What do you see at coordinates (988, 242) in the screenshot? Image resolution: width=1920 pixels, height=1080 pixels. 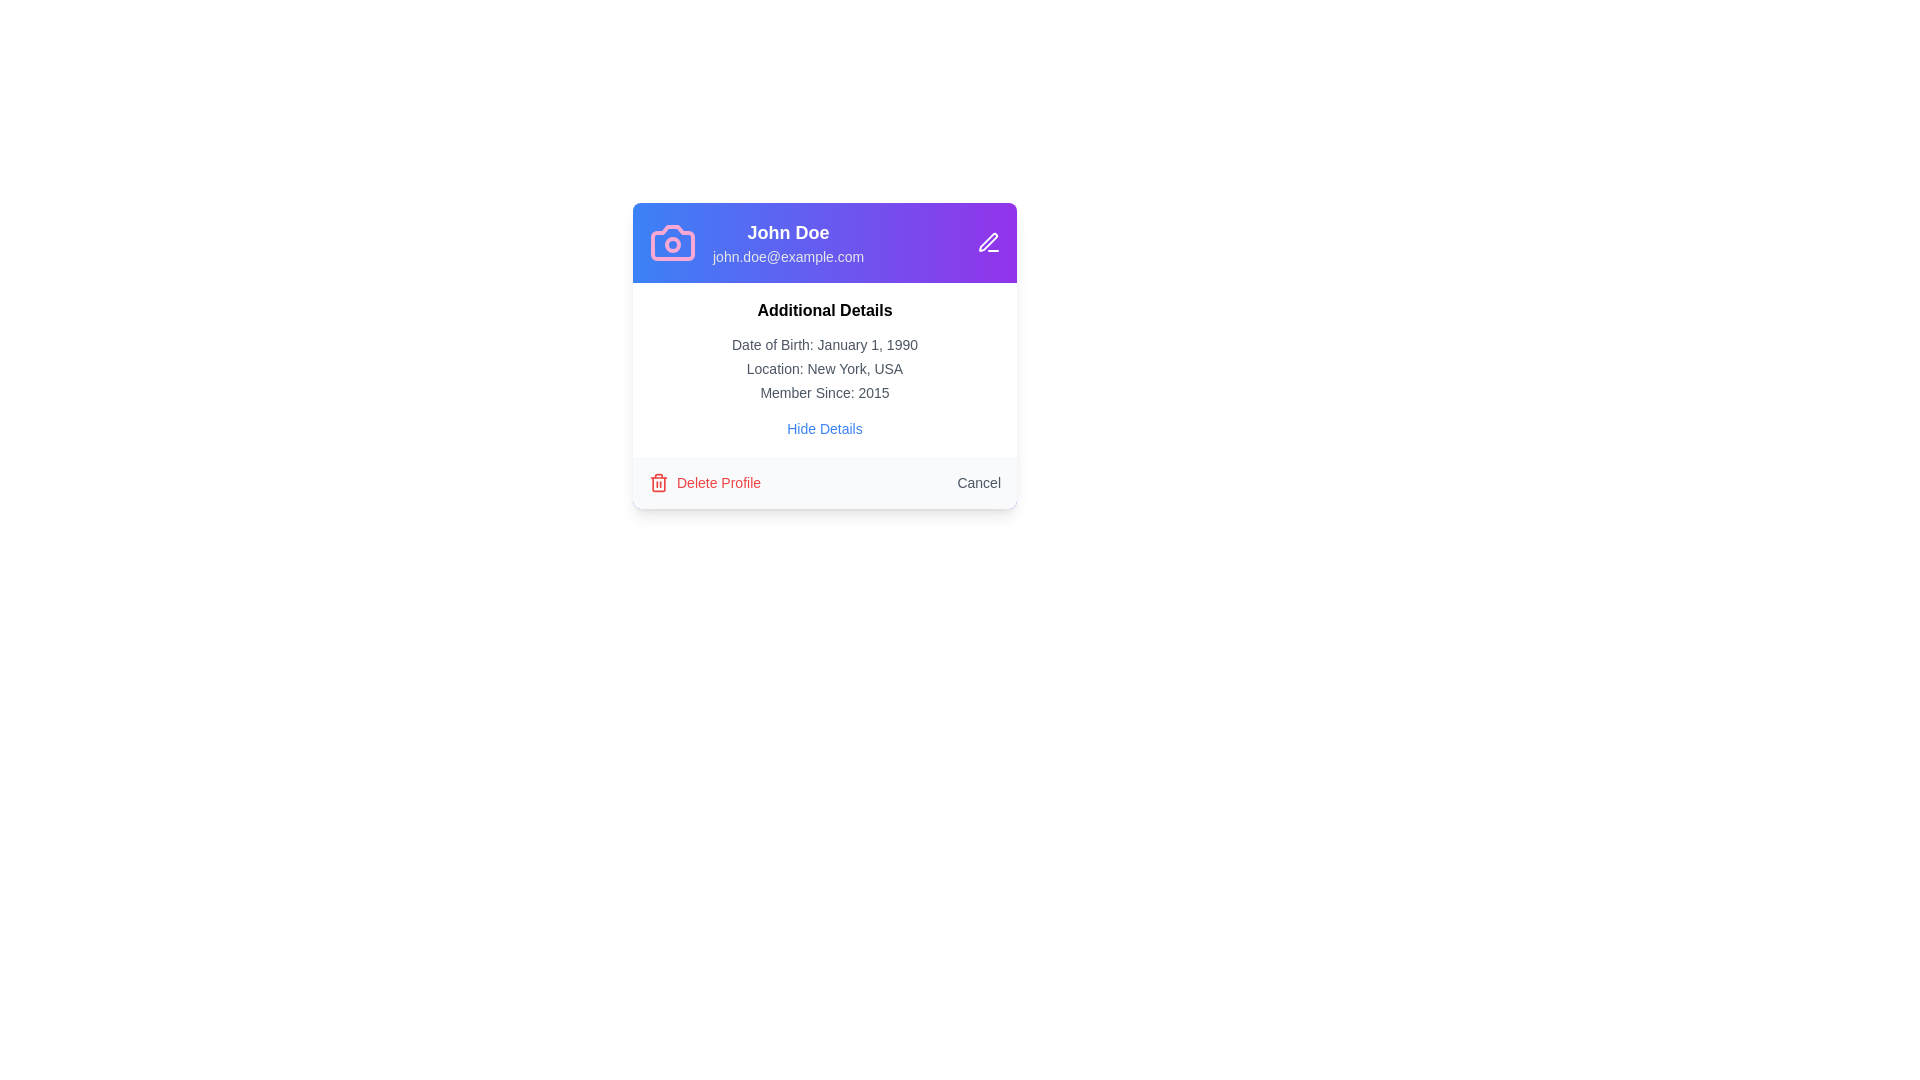 I see `the 'edit' button located at the top-right corner of the user's profile card` at bounding box center [988, 242].